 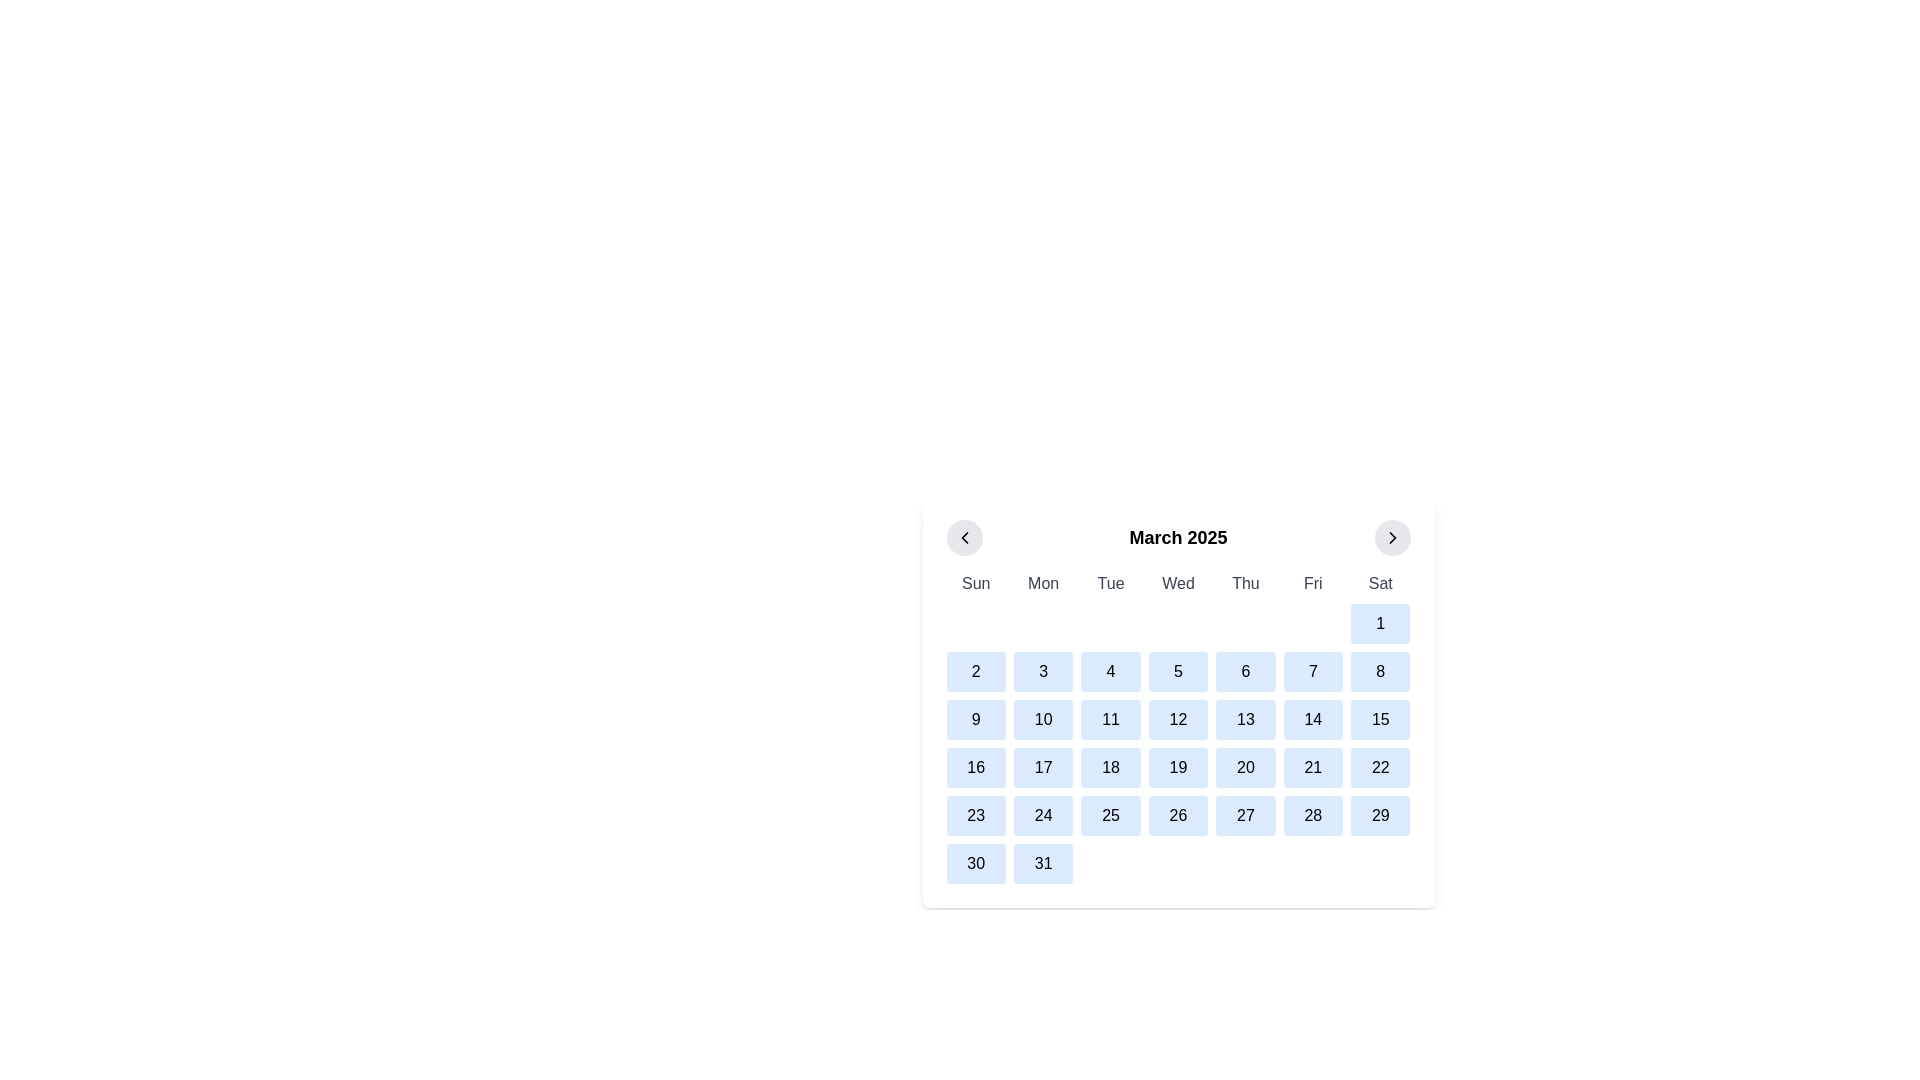 What do you see at coordinates (964, 536) in the screenshot?
I see `the button located to the left of the month title 'March 2025' in the calendar interface` at bounding box center [964, 536].